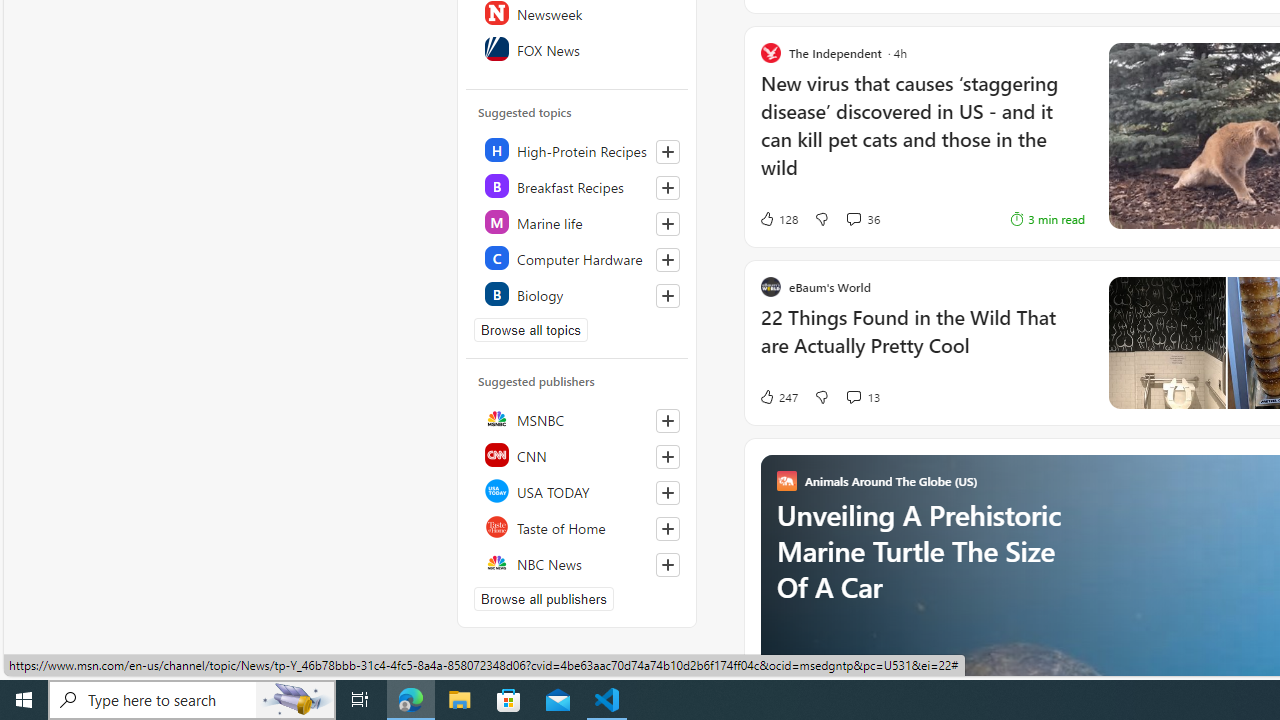 The image size is (1280, 720). What do you see at coordinates (862, 219) in the screenshot?
I see `'View comments 36 Comment'` at bounding box center [862, 219].